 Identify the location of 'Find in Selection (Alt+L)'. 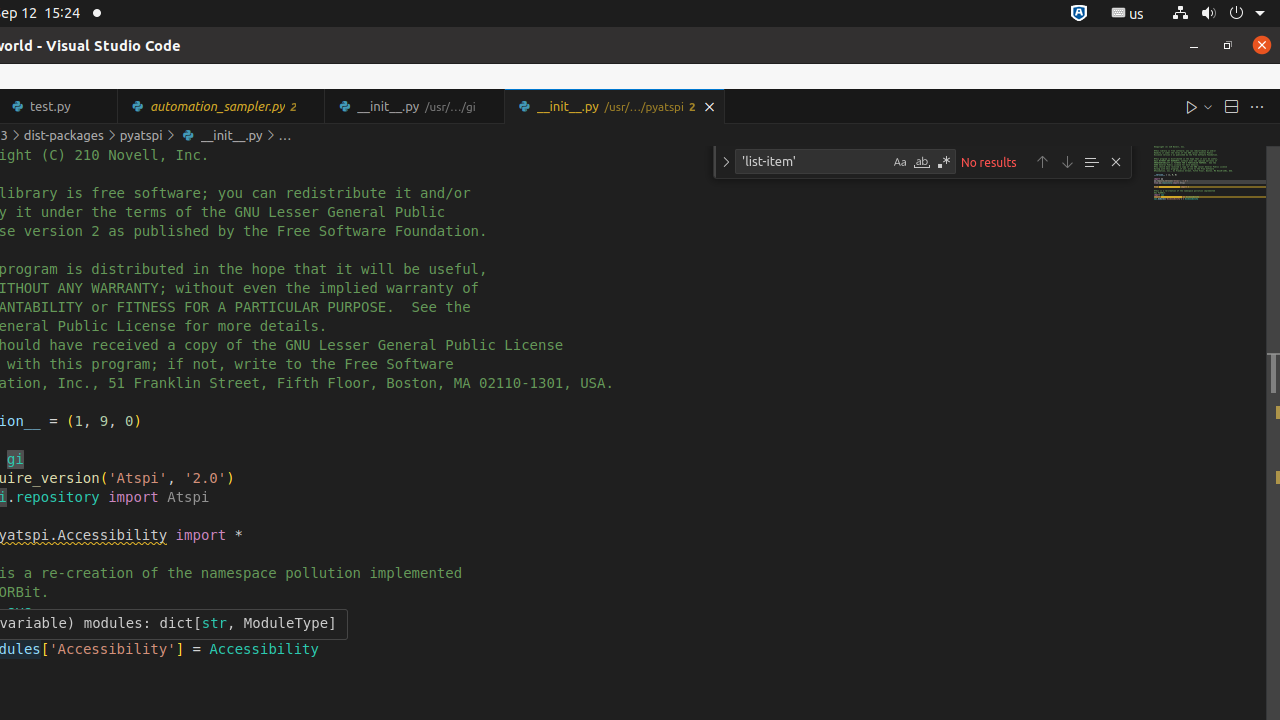
(1089, 160).